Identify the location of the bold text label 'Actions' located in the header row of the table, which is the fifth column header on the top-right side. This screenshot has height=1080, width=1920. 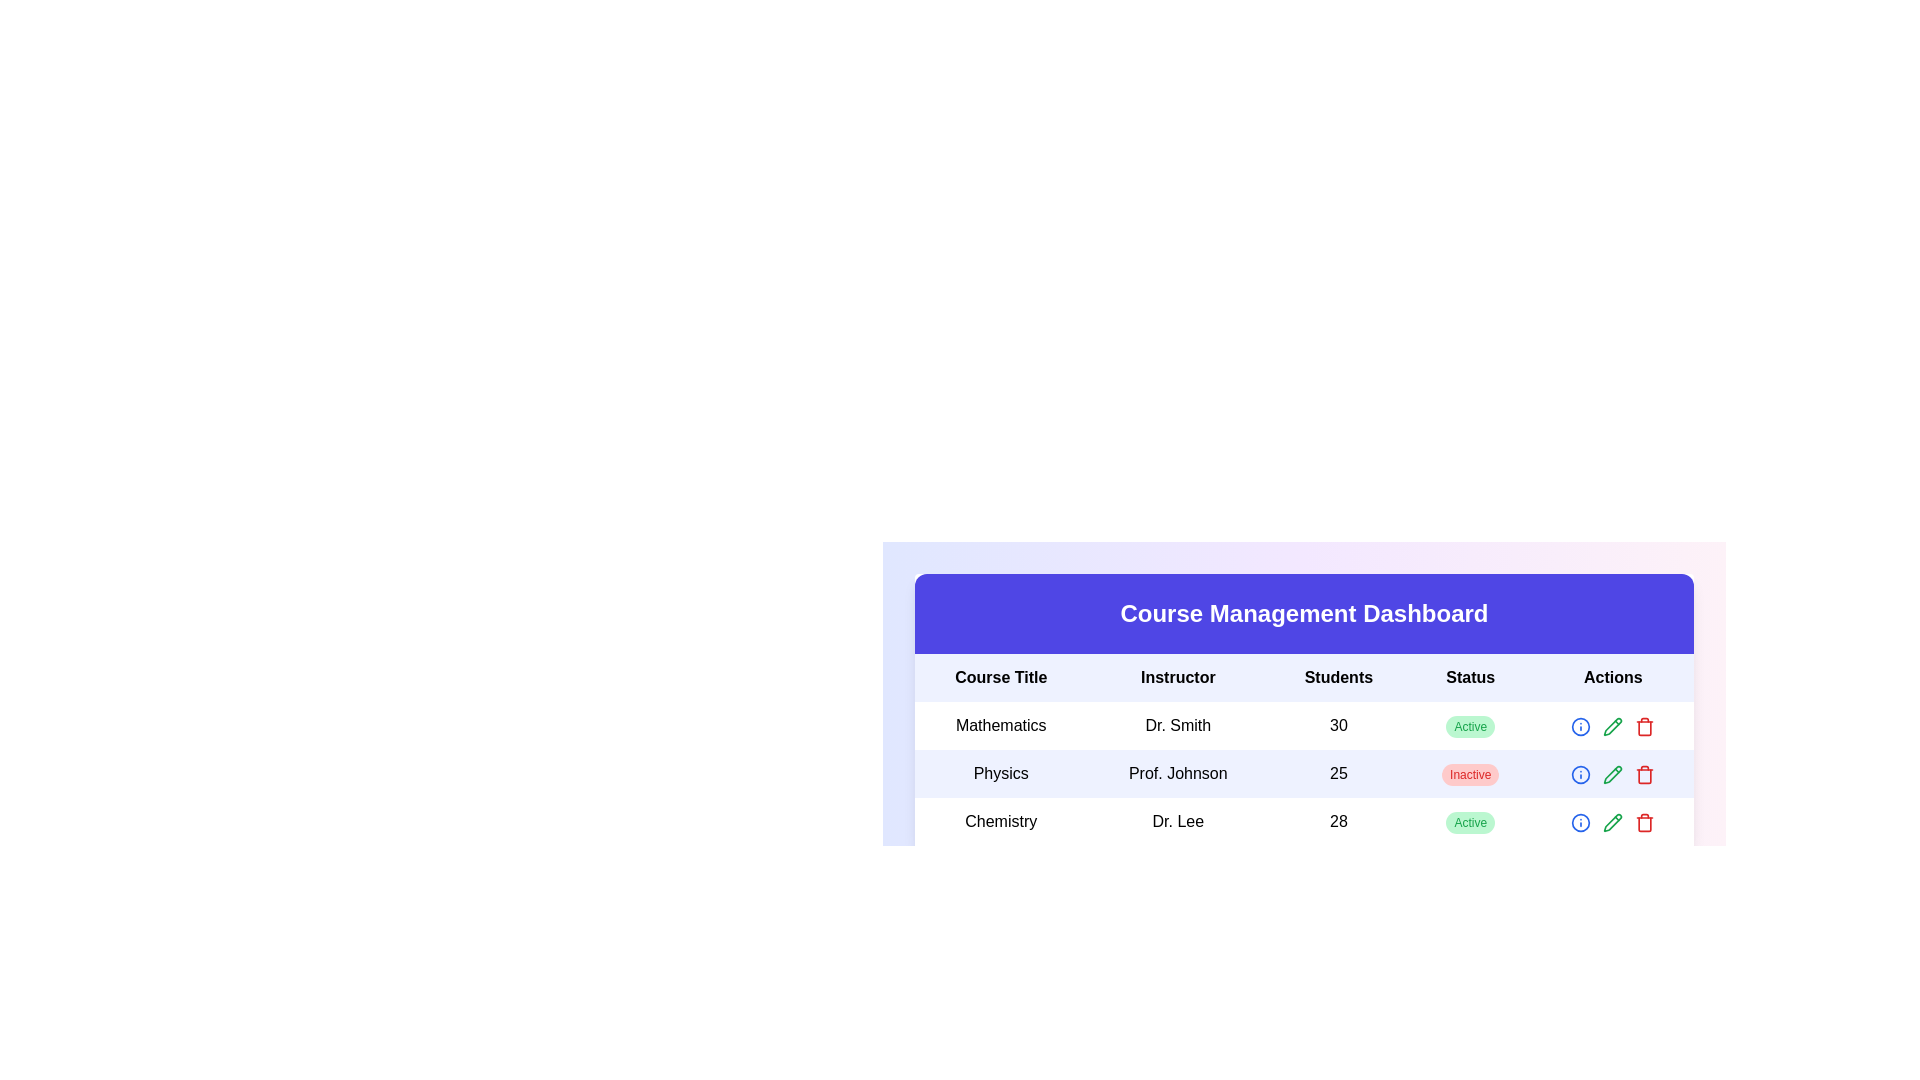
(1613, 677).